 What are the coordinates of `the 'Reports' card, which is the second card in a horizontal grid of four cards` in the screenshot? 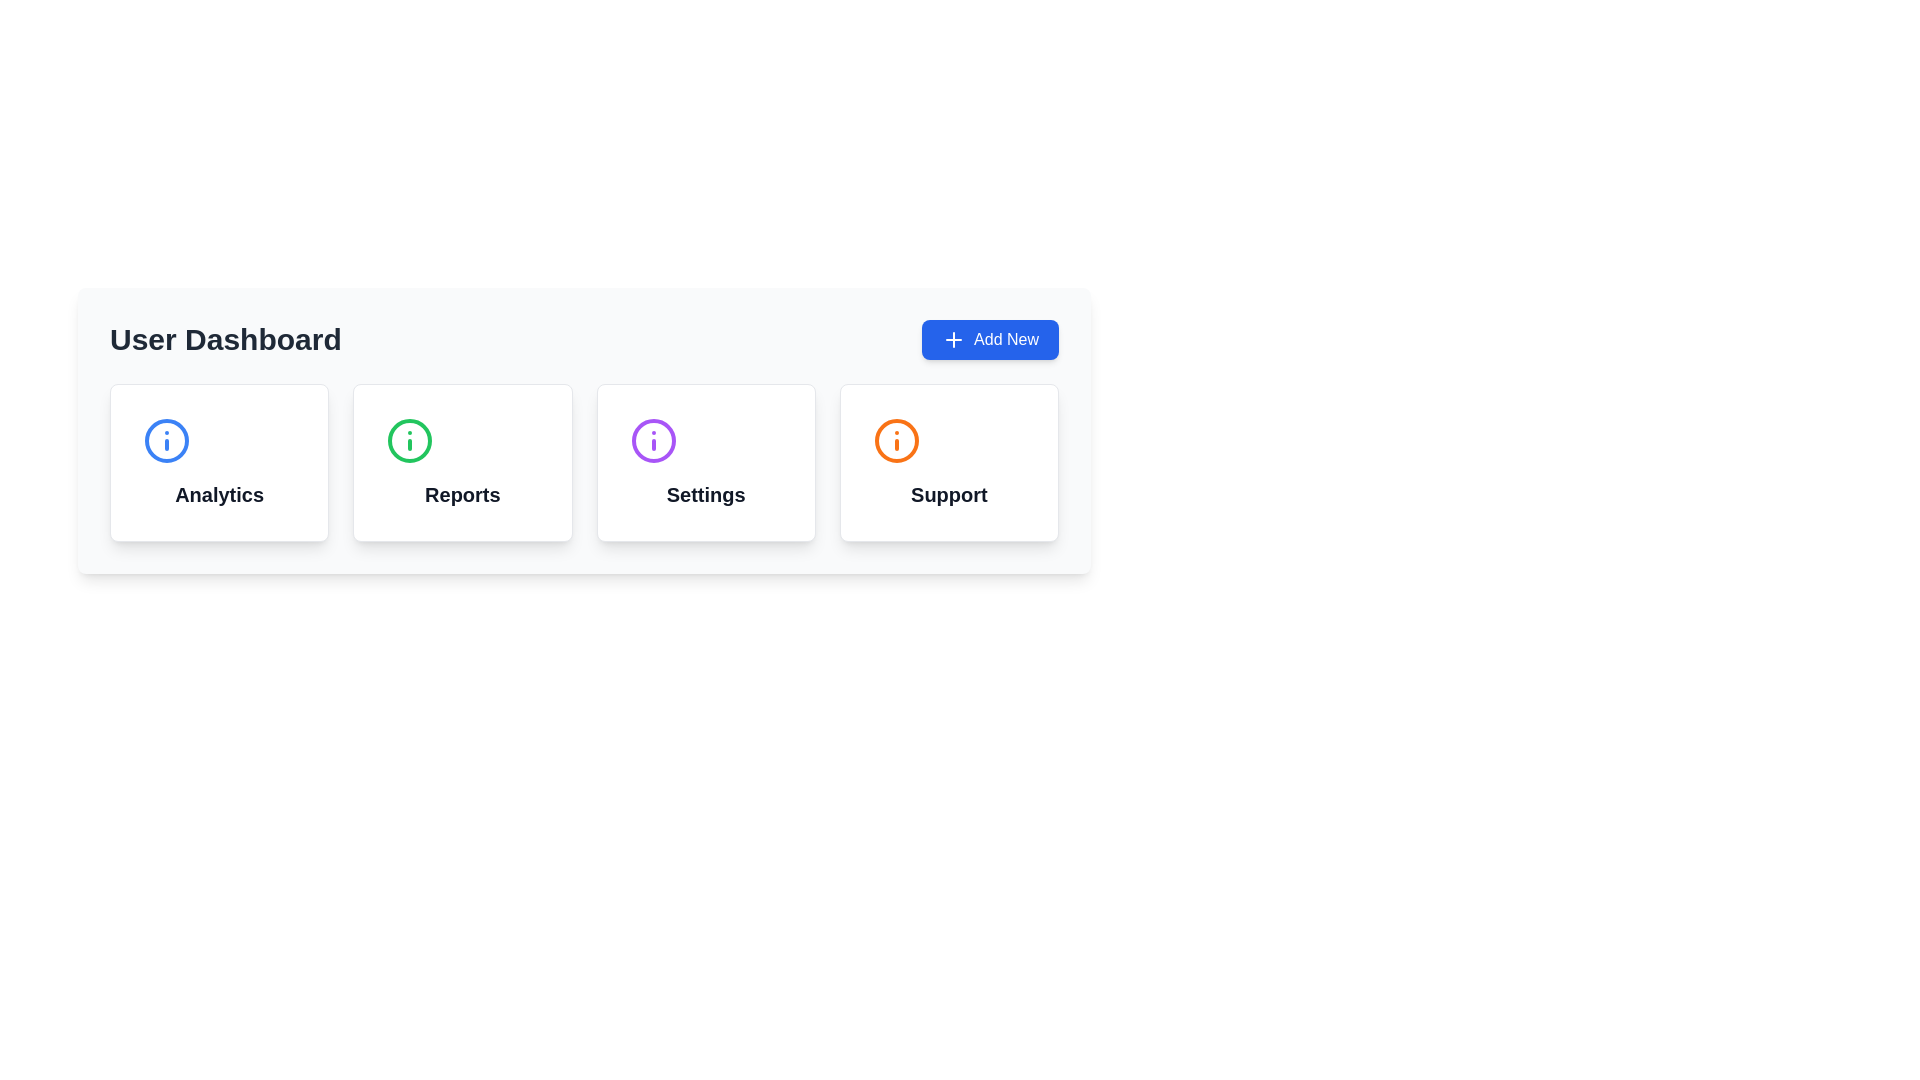 It's located at (461, 462).